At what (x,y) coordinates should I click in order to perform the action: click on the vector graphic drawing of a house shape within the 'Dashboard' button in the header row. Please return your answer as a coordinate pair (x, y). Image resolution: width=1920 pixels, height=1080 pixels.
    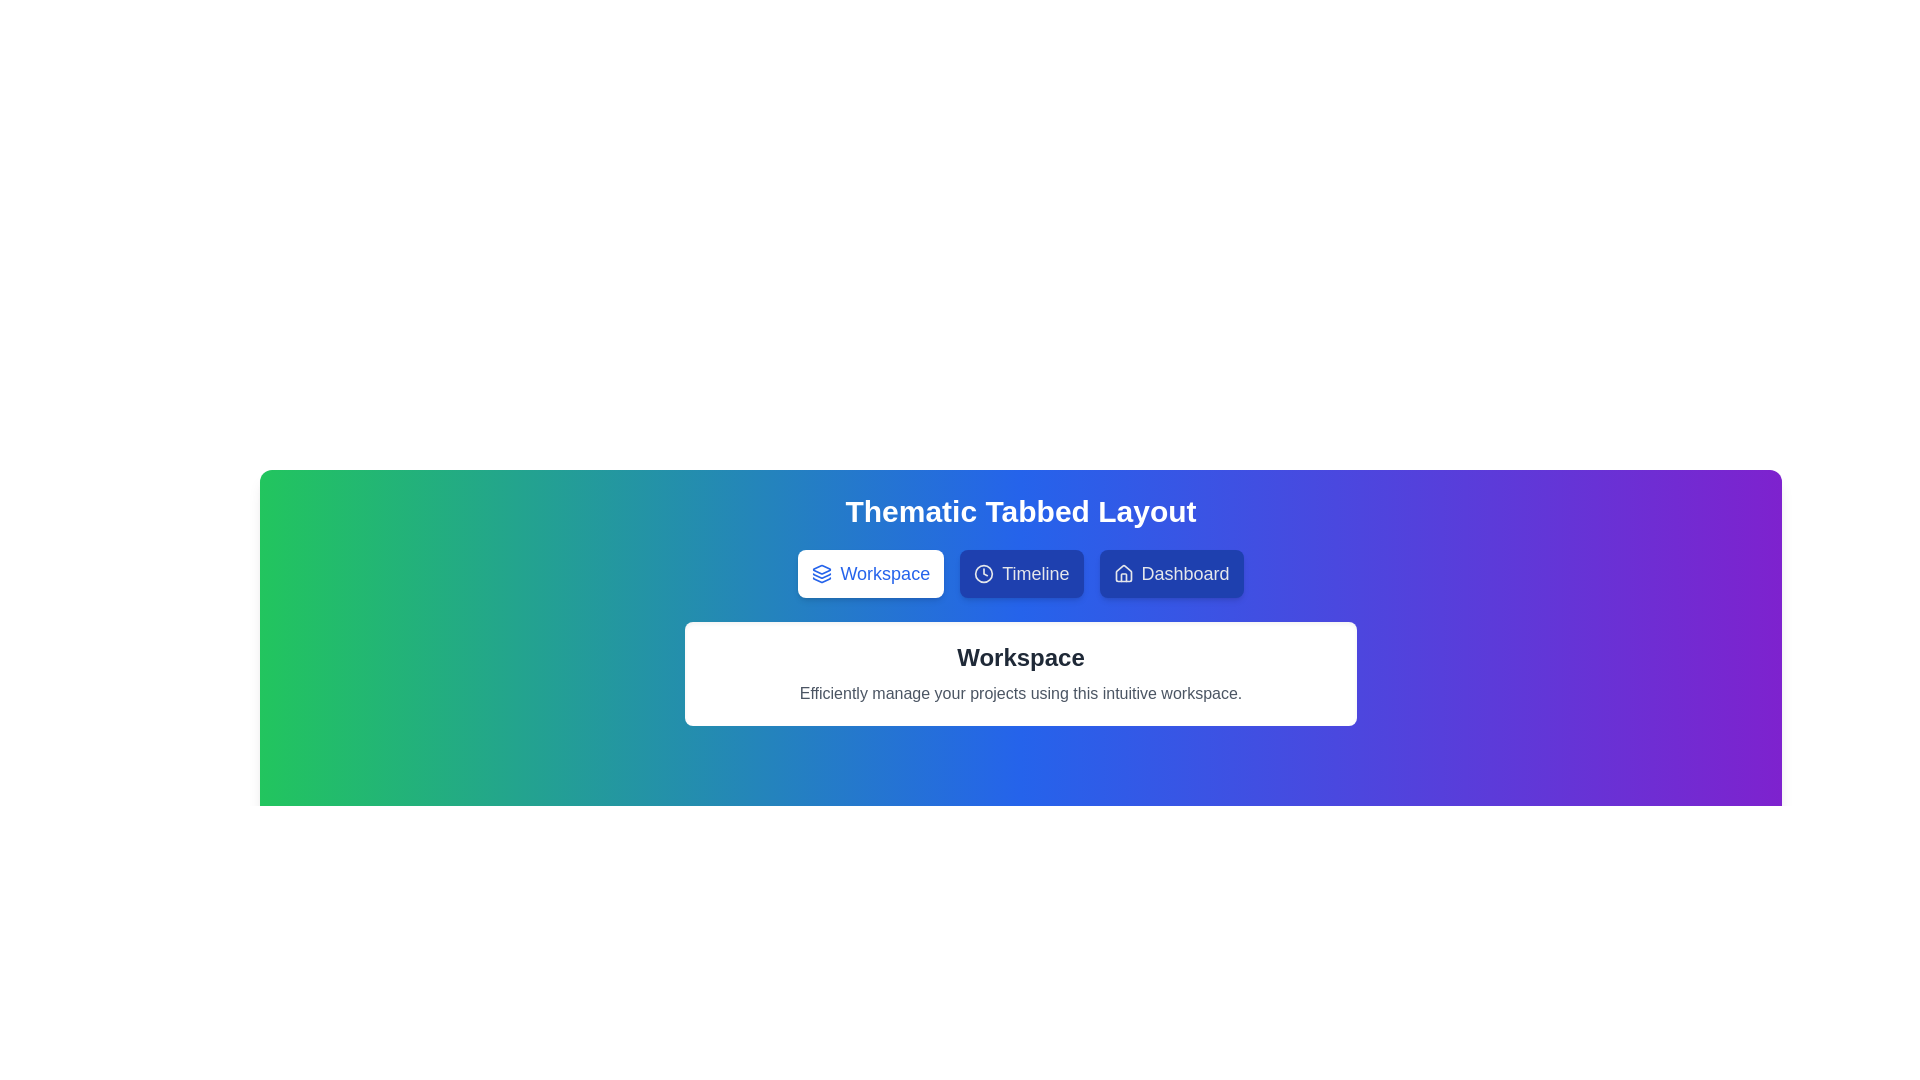
    Looking at the image, I should click on (1123, 573).